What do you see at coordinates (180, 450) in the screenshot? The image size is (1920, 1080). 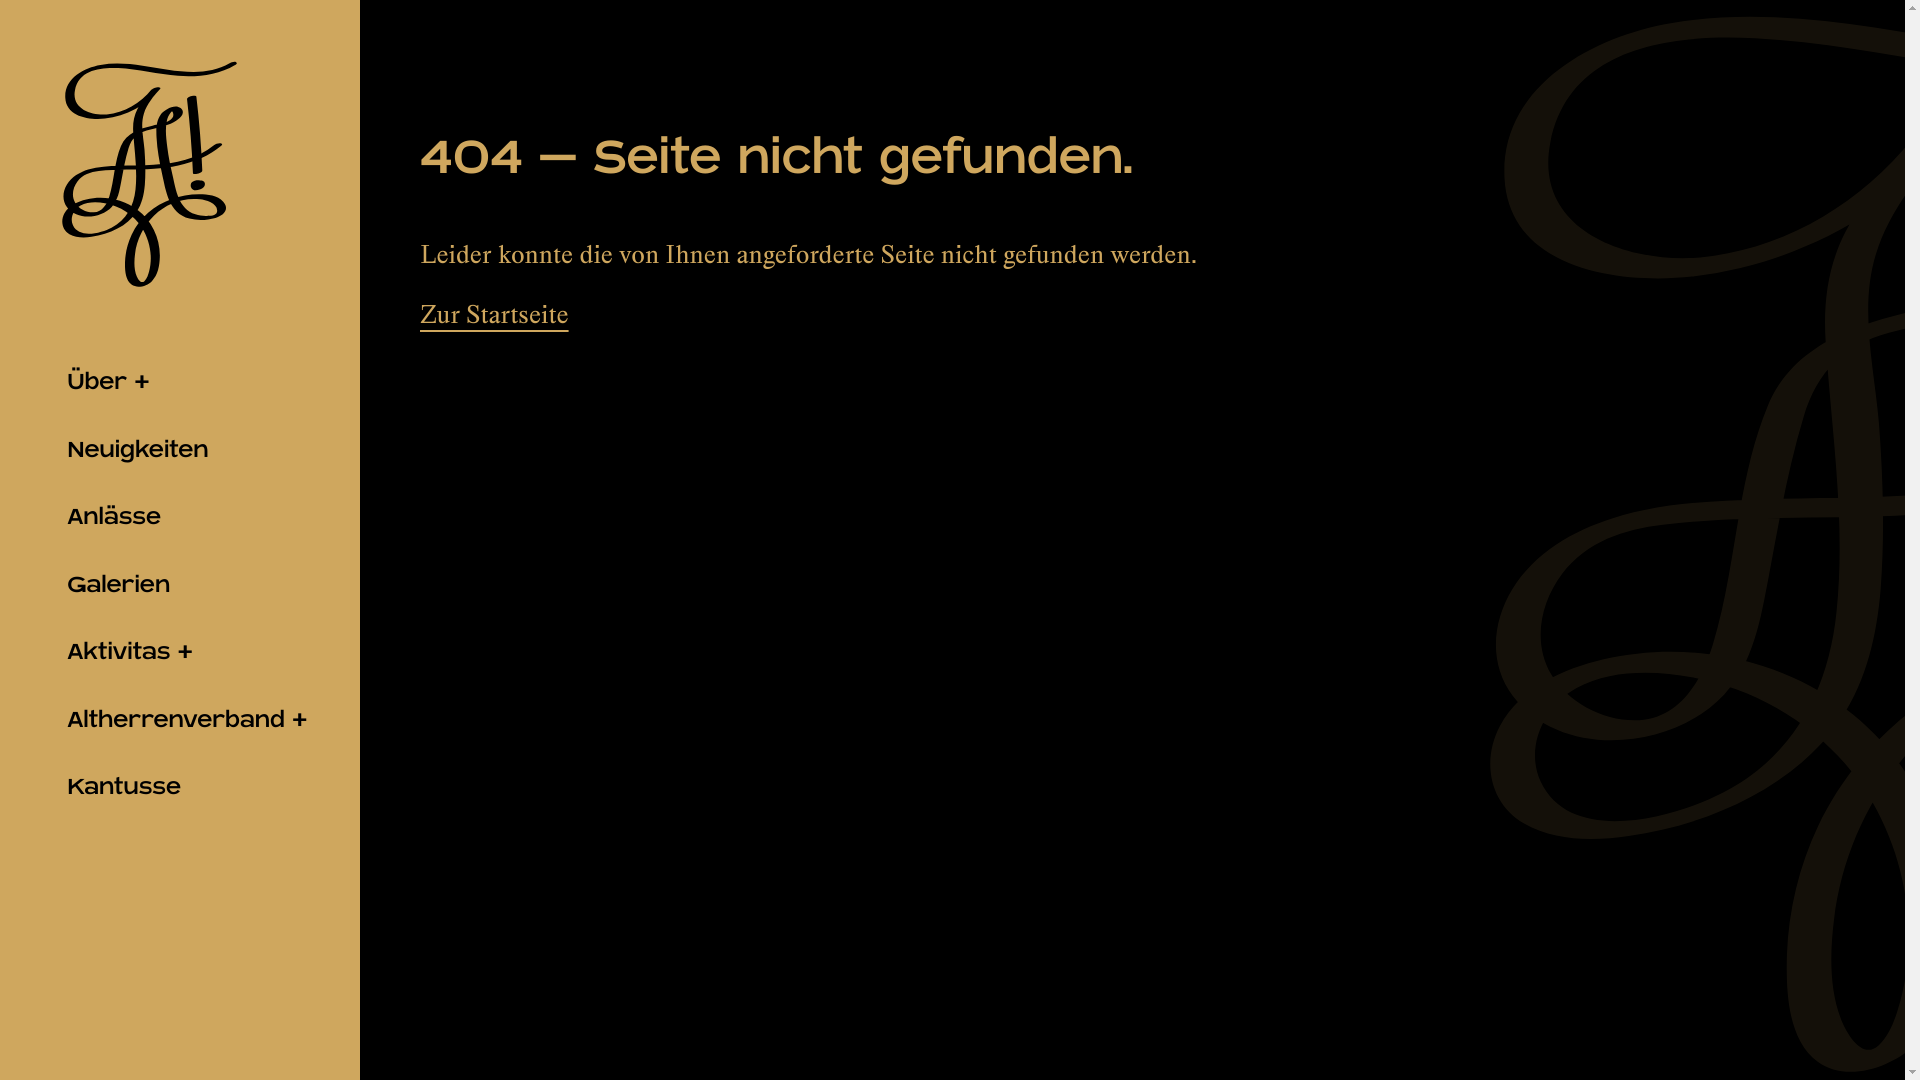 I see `'Neuigkeiten'` at bounding box center [180, 450].